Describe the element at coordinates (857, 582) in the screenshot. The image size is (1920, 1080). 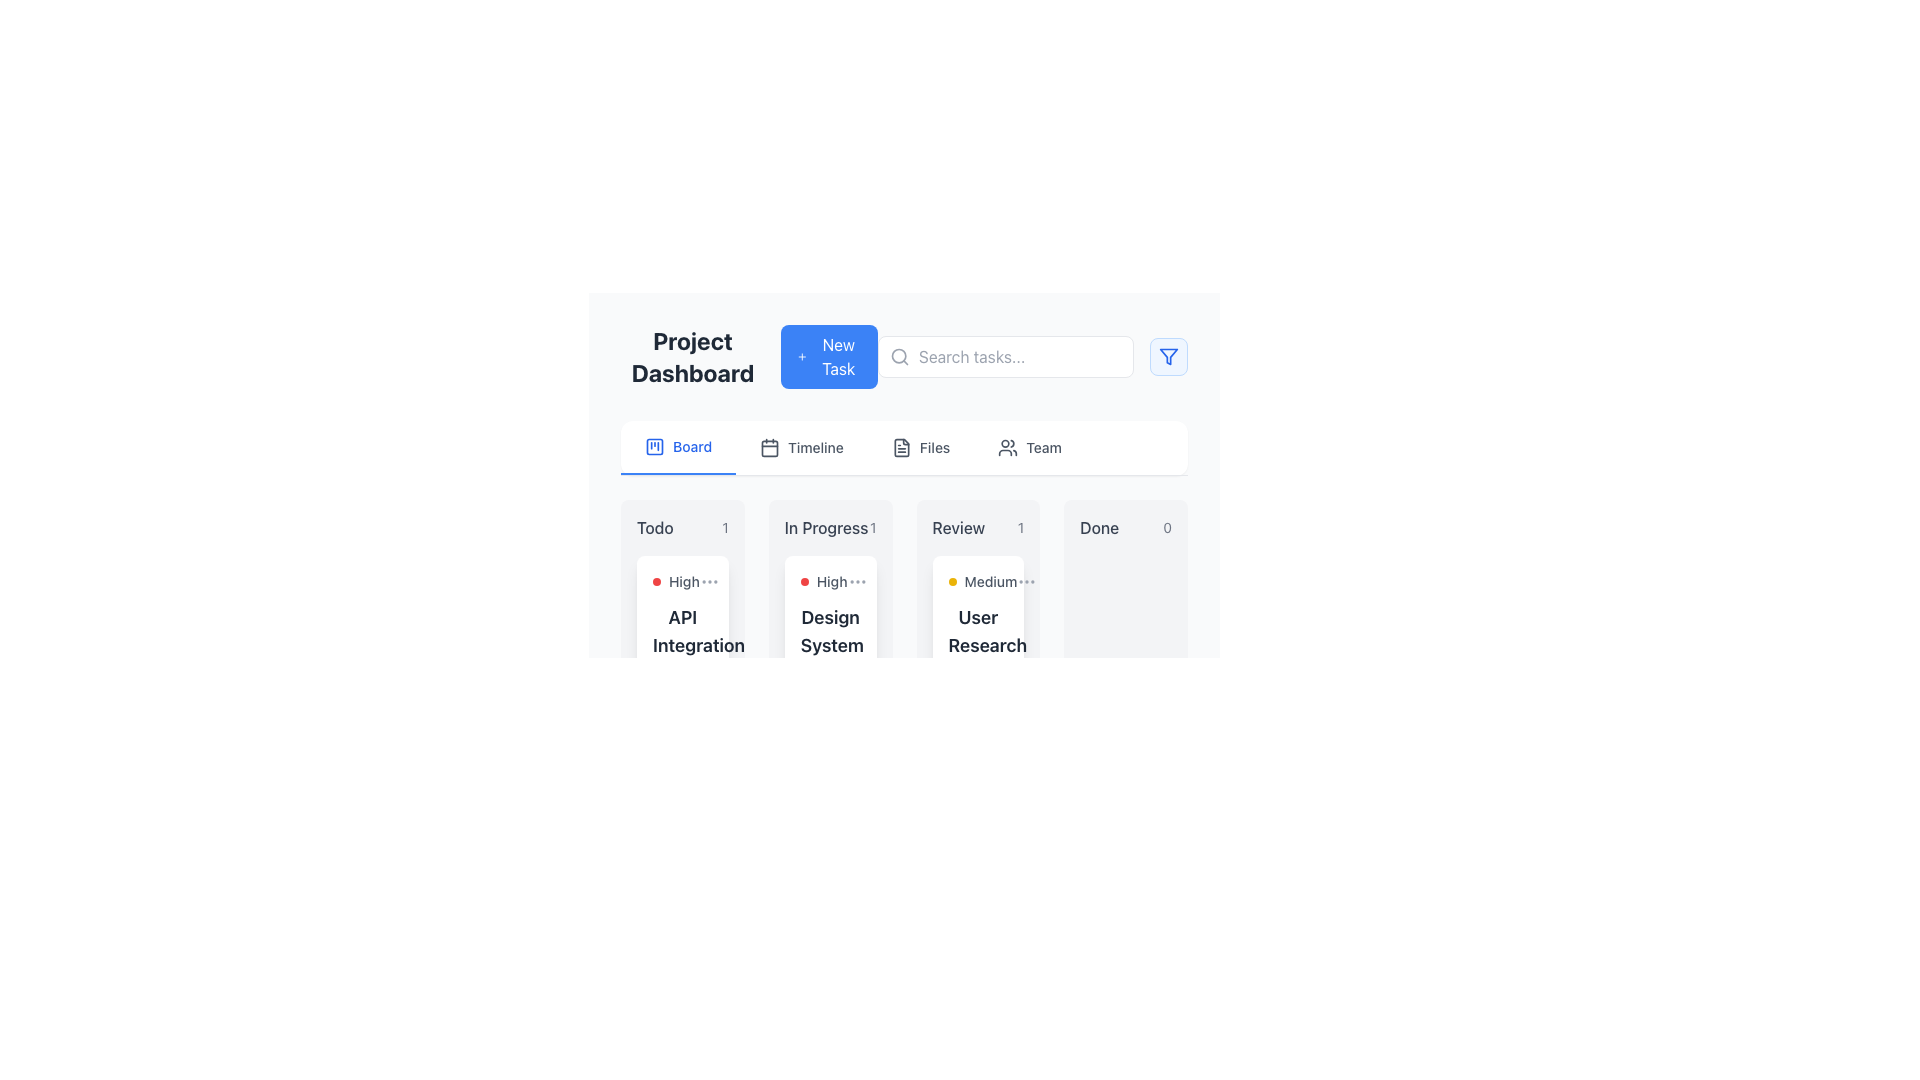
I see `the Icon button located in the 'In Progress' section of the task card labeled 'High'` at that location.